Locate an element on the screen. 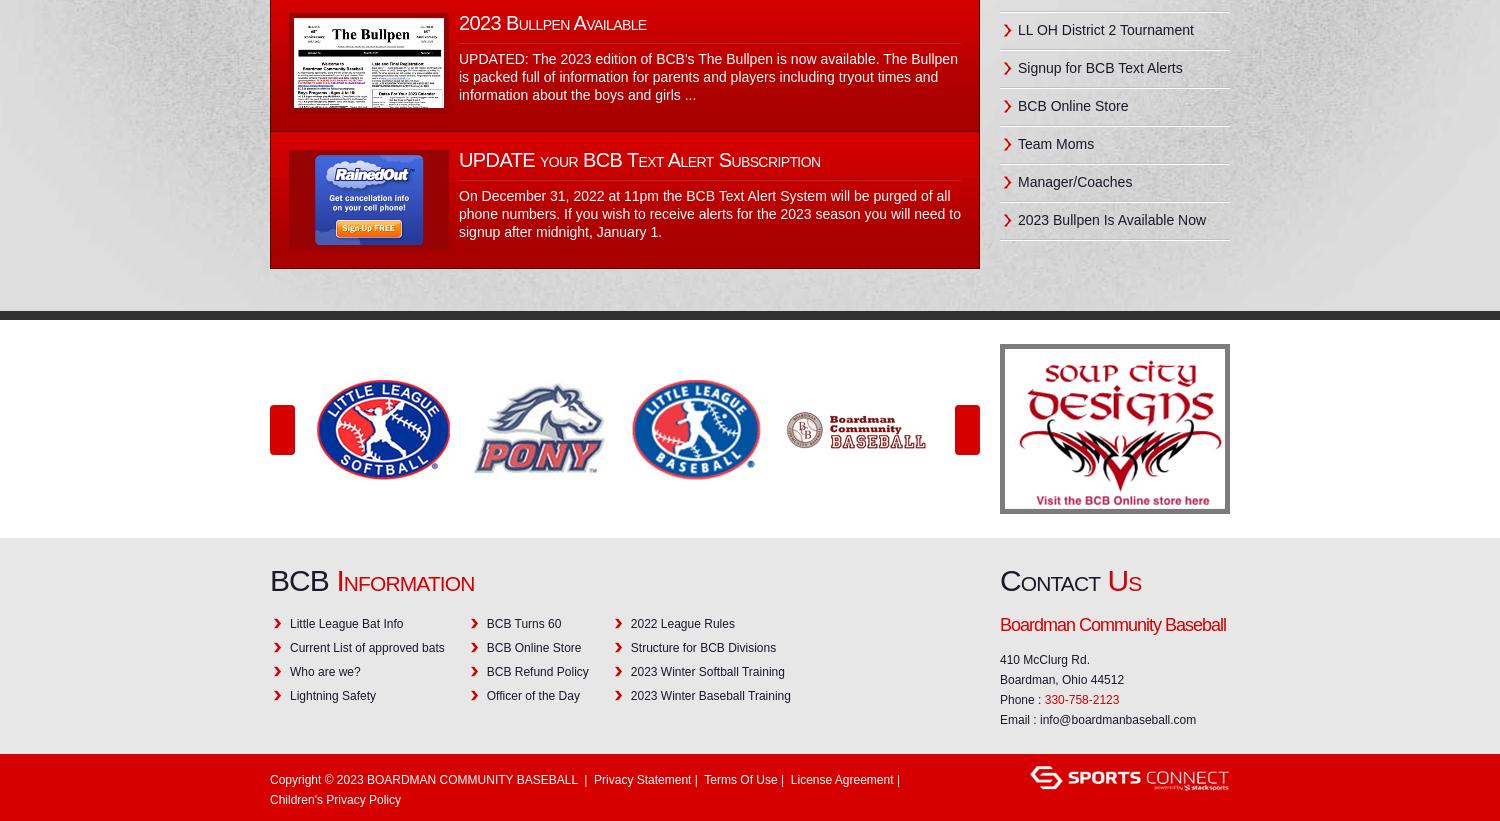 This screenshot has height=821, width=1500. 'Boardman, Ohio 44512' is located at coordinates (1062, 679).